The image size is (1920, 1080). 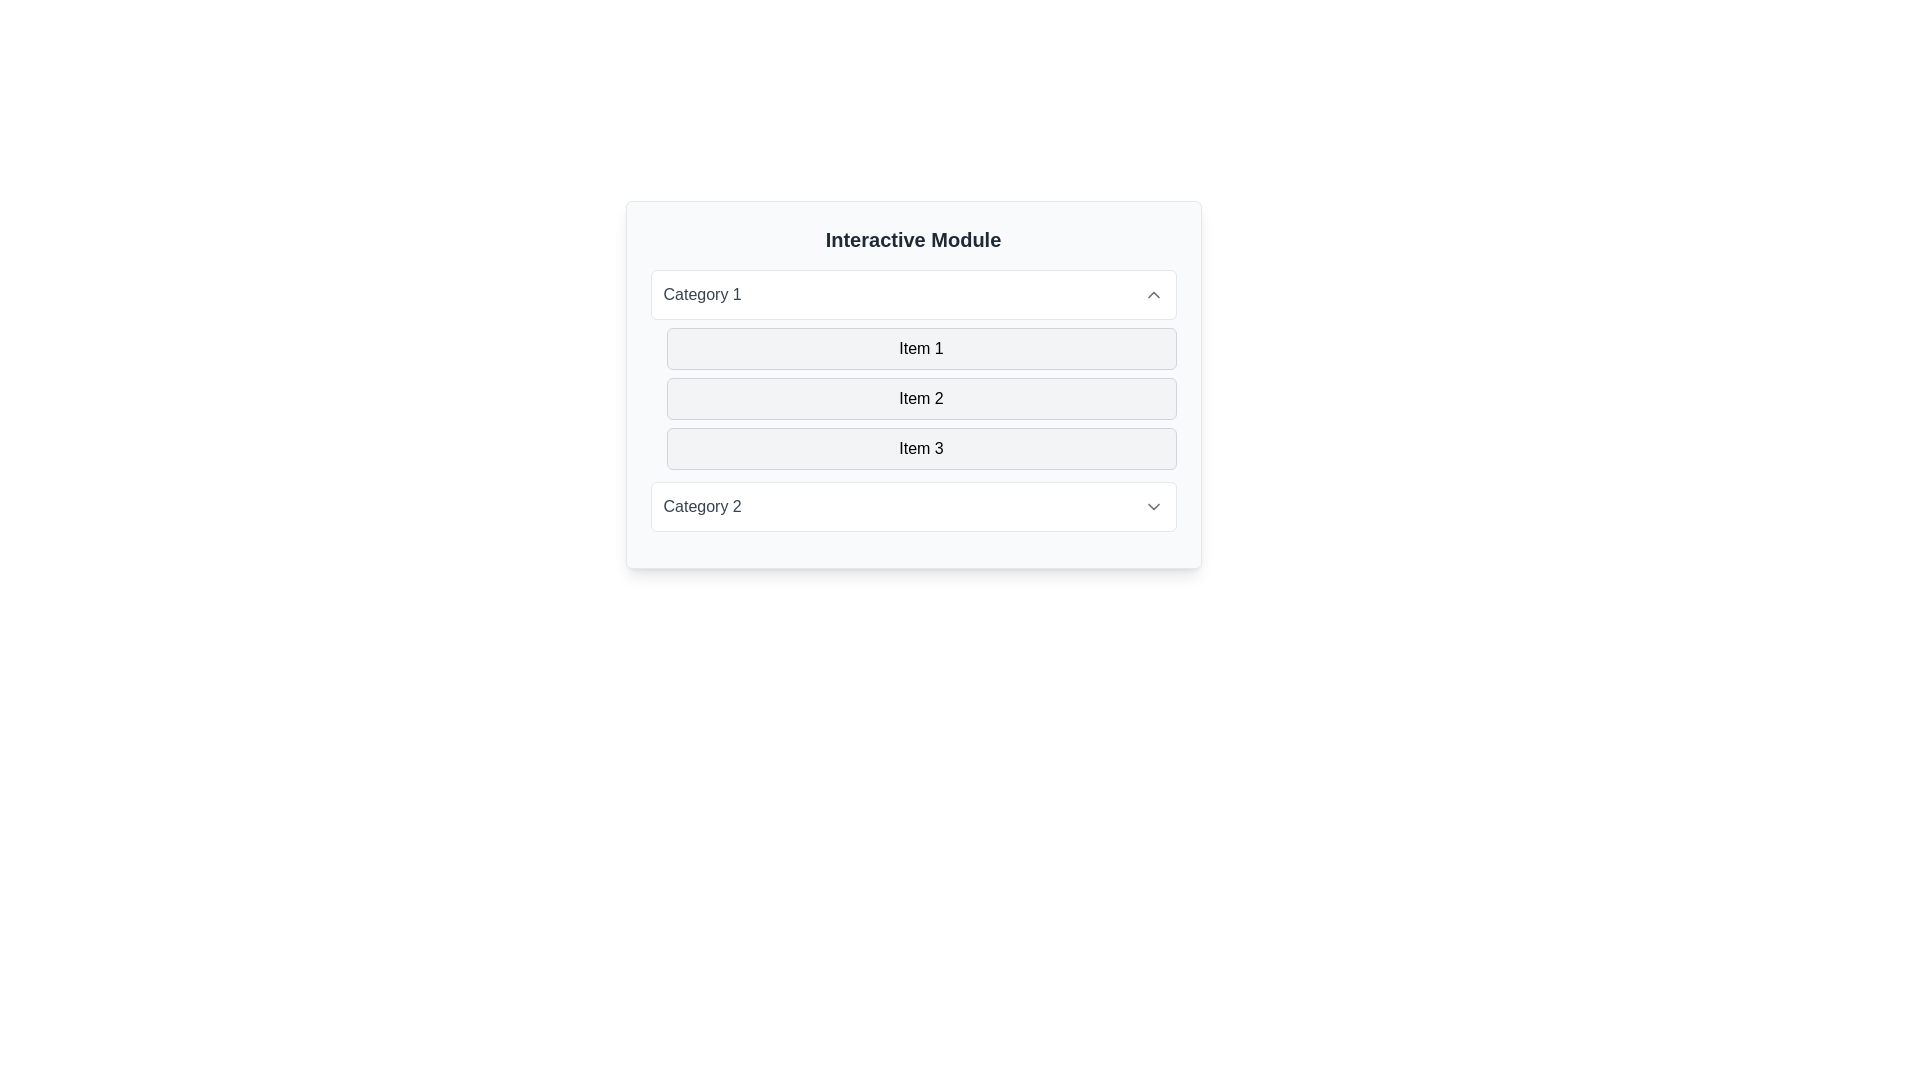 I want to click on the small upward-pointing chevron-shaped icon with a gray color, located adjacent to the right of the 'Category 1' text, so click(x=1153, y=294).